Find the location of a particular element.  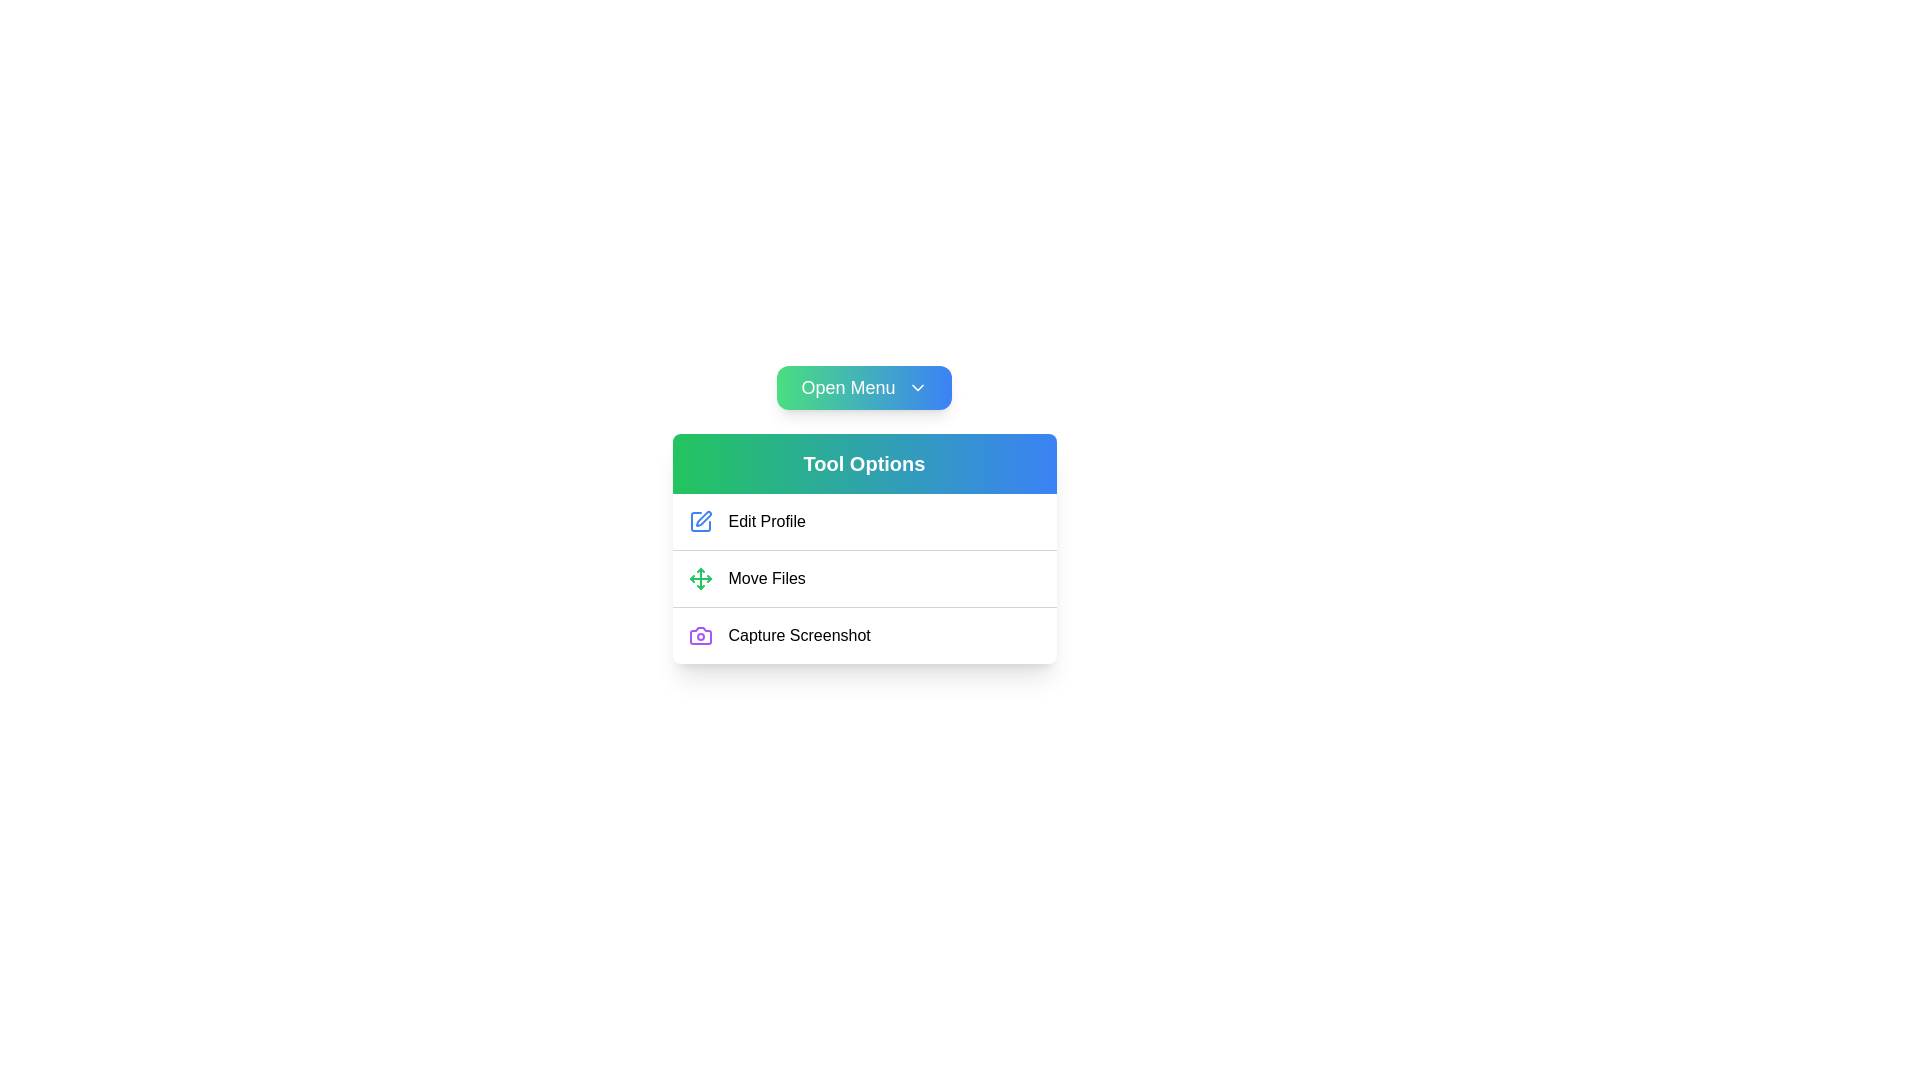

the green move action icon with crossed arrows located immediately to the left of the 'Move Files' text label in the 'Tool Options' dropdown menu is located at coordinates (700, 578).